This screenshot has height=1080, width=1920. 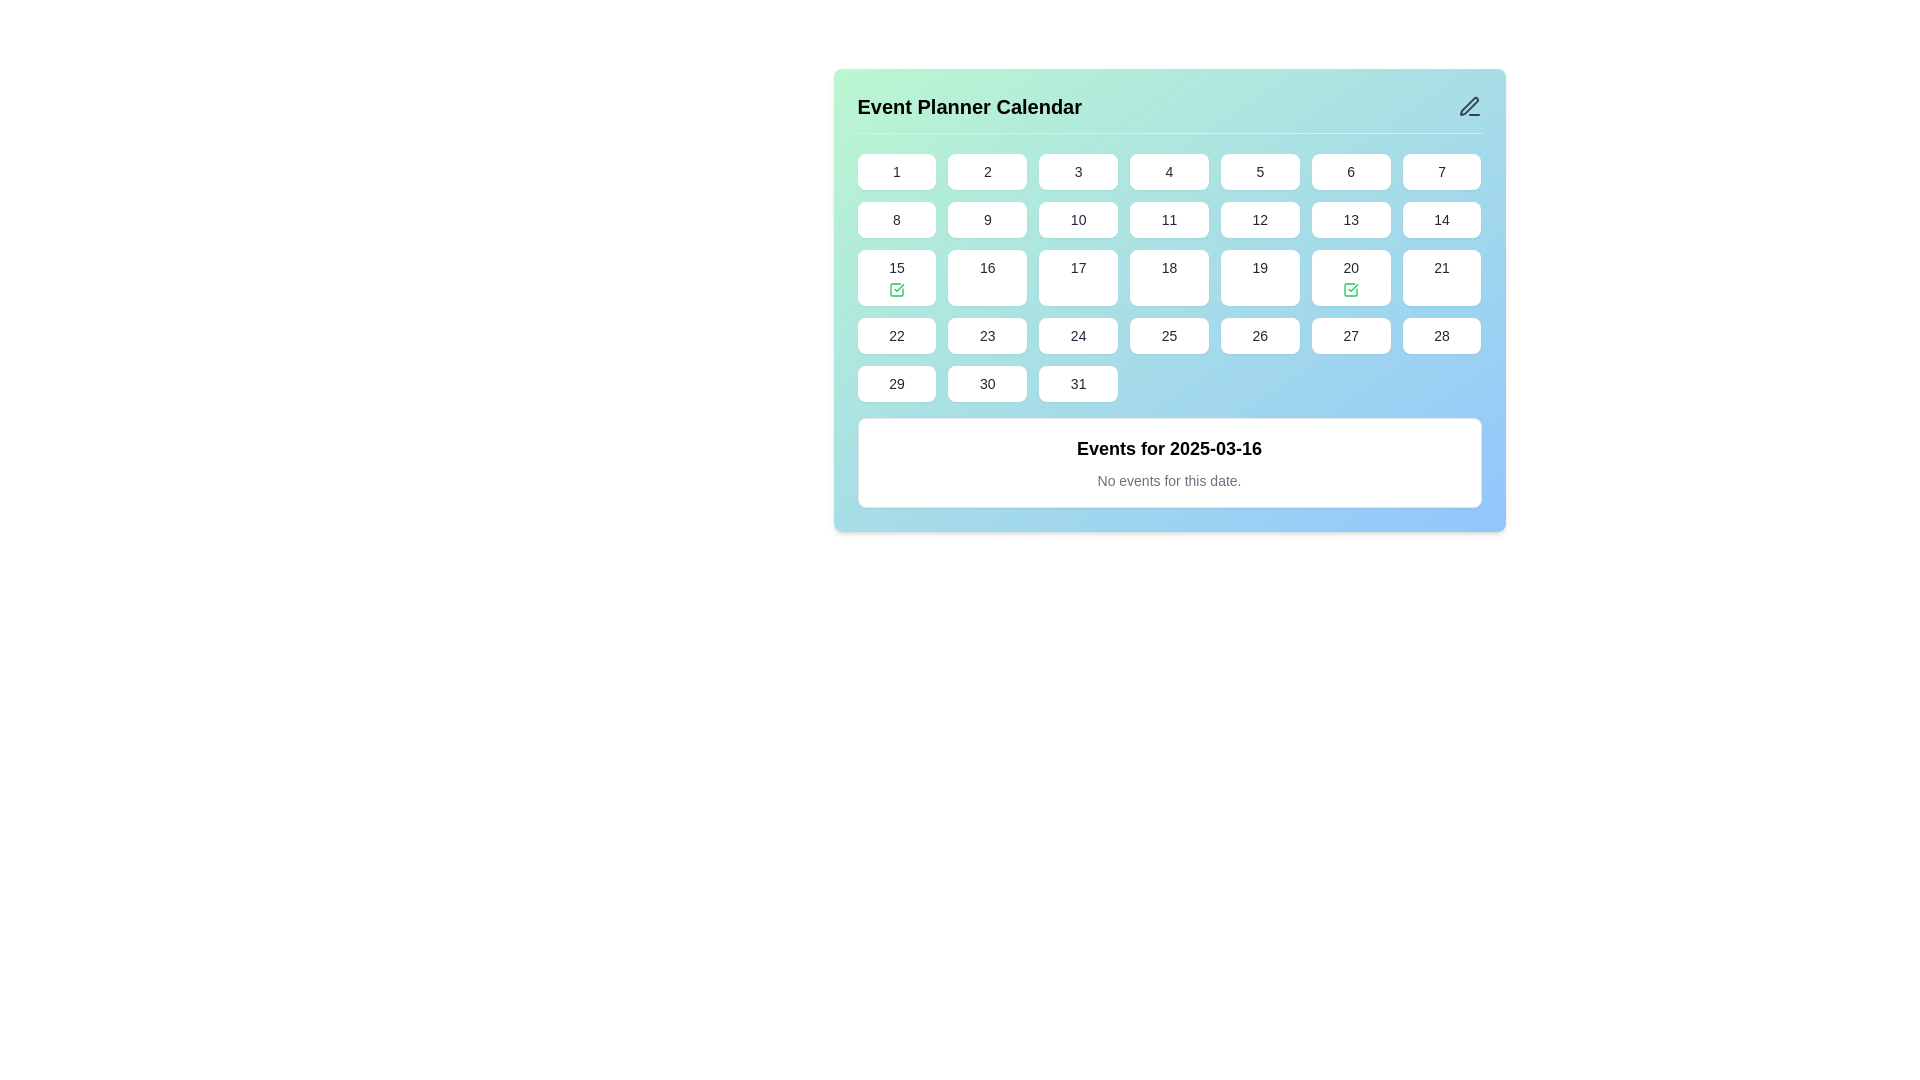 What do you see at coordinates (1077, 277) in the screenshot?
I see `the button representing the date '17' in the calendar interface` at bounding box center [1077, 277].